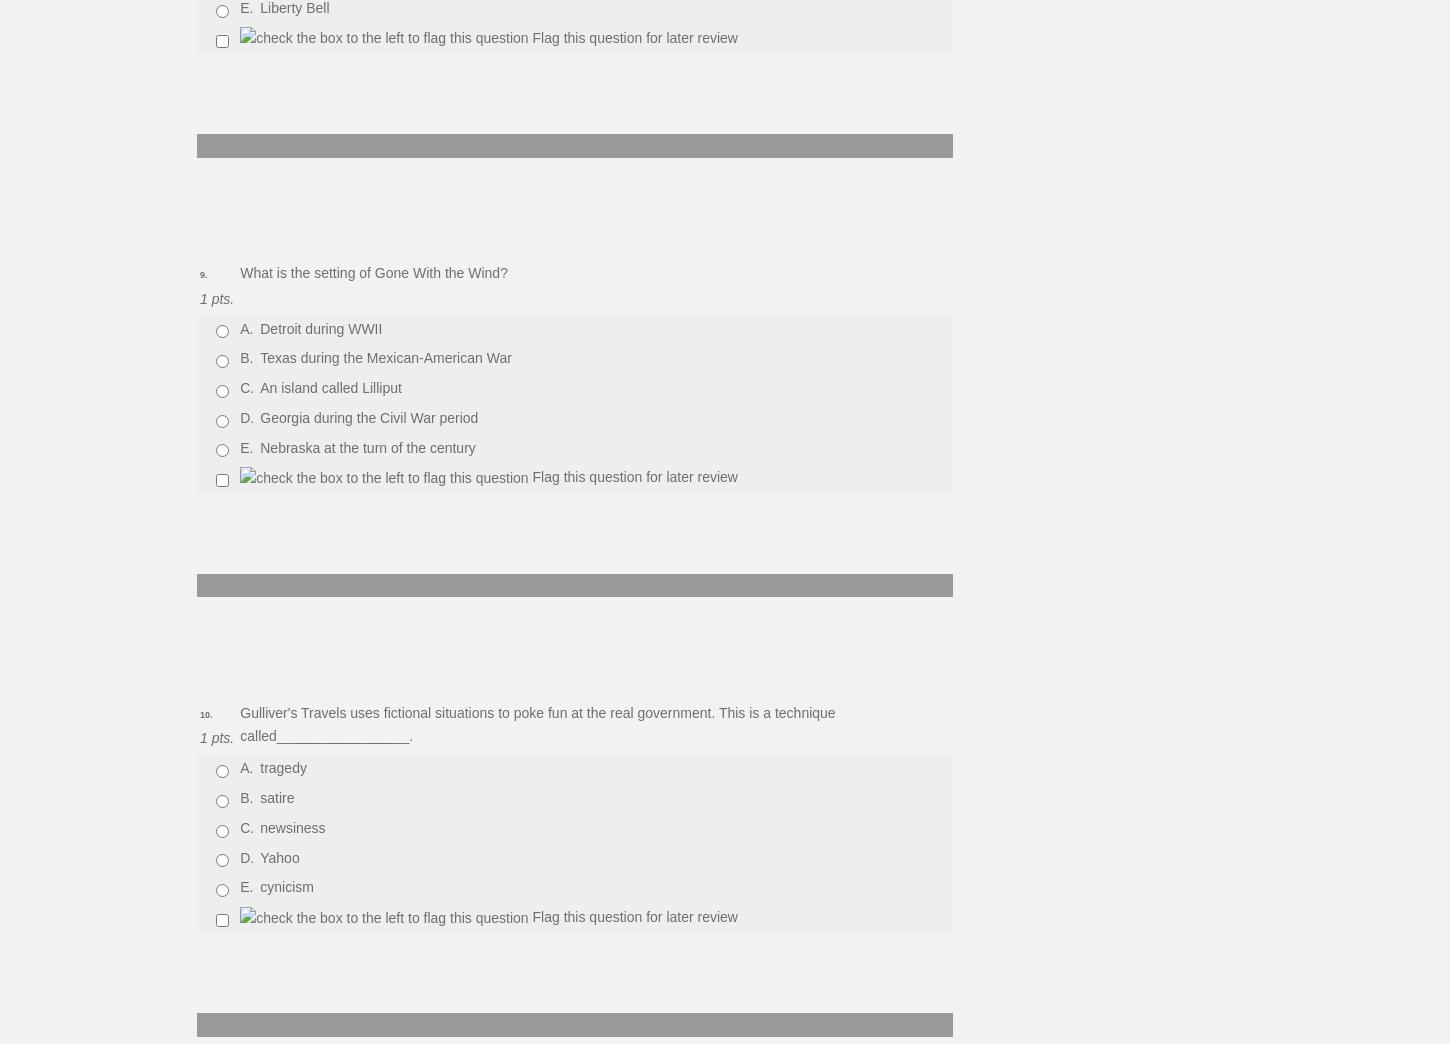 The width and height of the screenshot is (1450, 1044). I want to click on 'Texas during the Mexican-American War', so click(384, 357).